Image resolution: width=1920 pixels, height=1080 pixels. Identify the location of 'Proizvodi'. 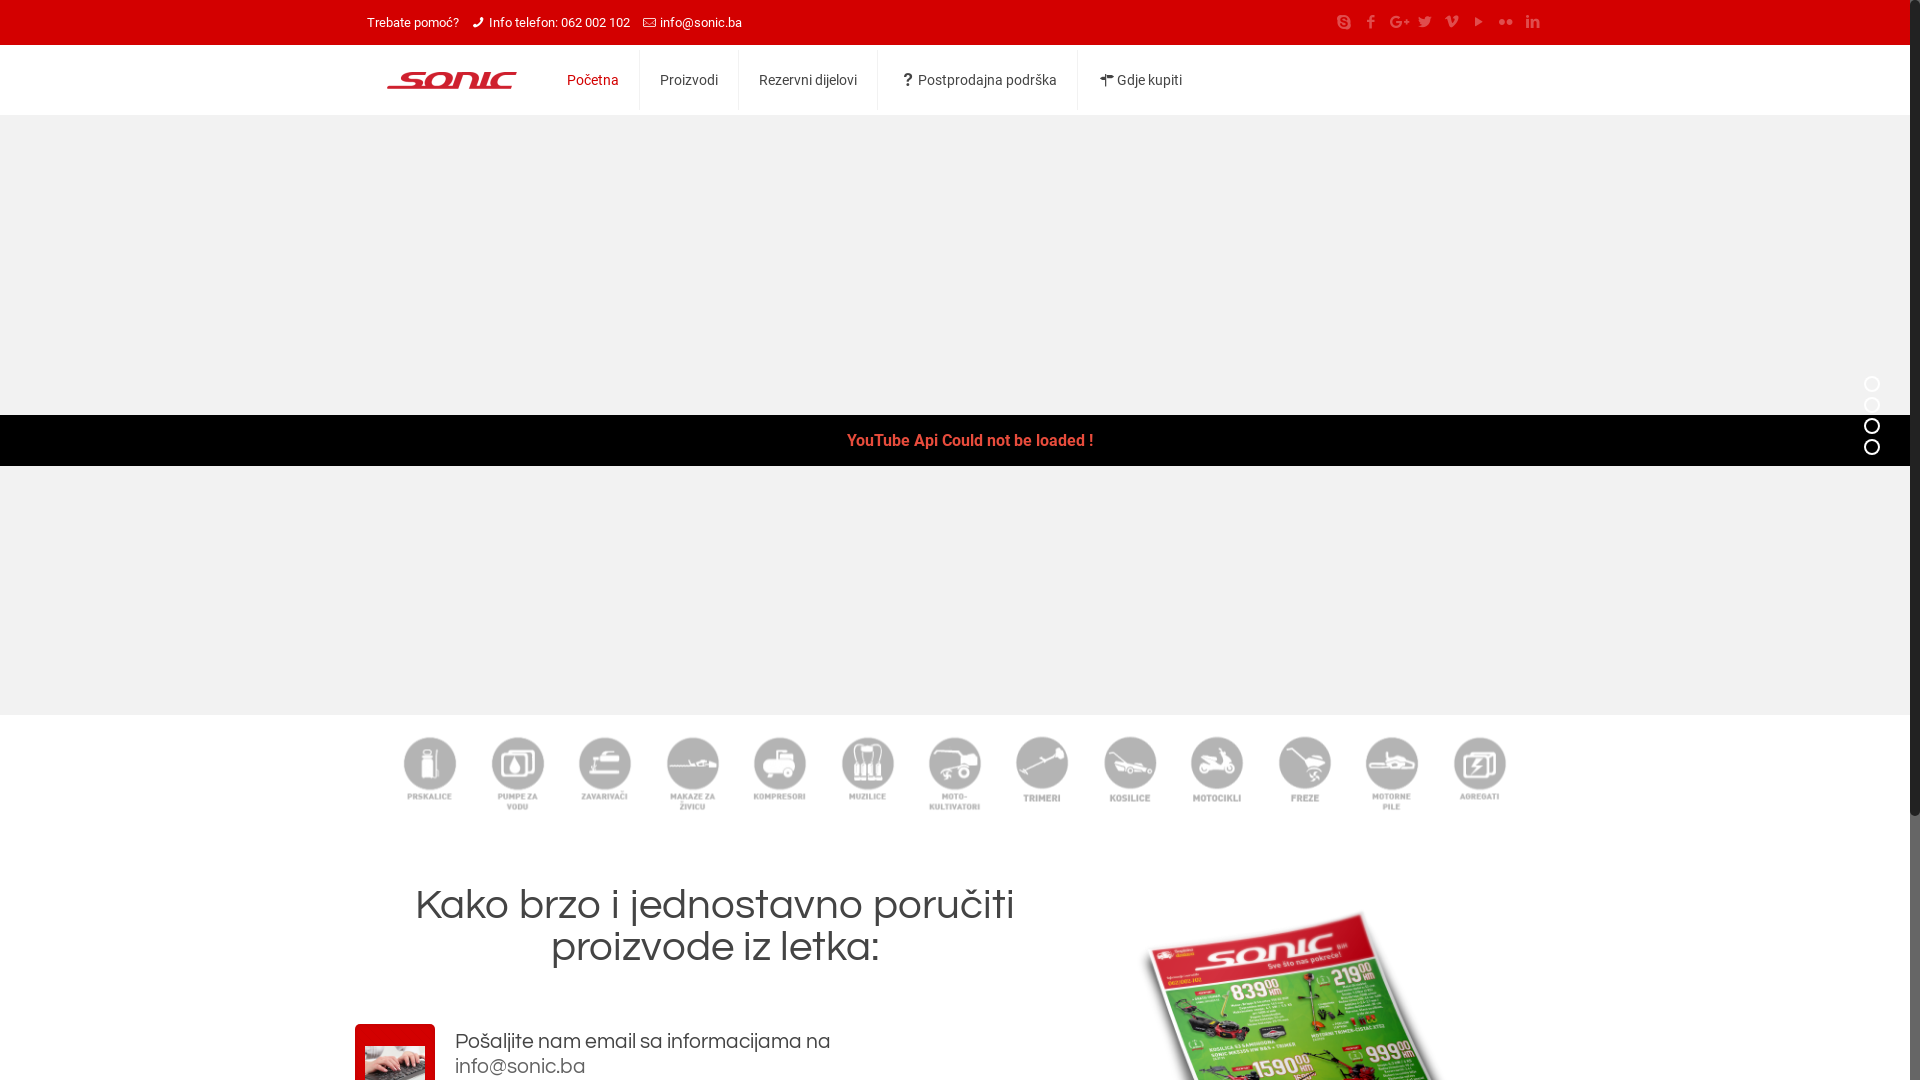
(638, 79).